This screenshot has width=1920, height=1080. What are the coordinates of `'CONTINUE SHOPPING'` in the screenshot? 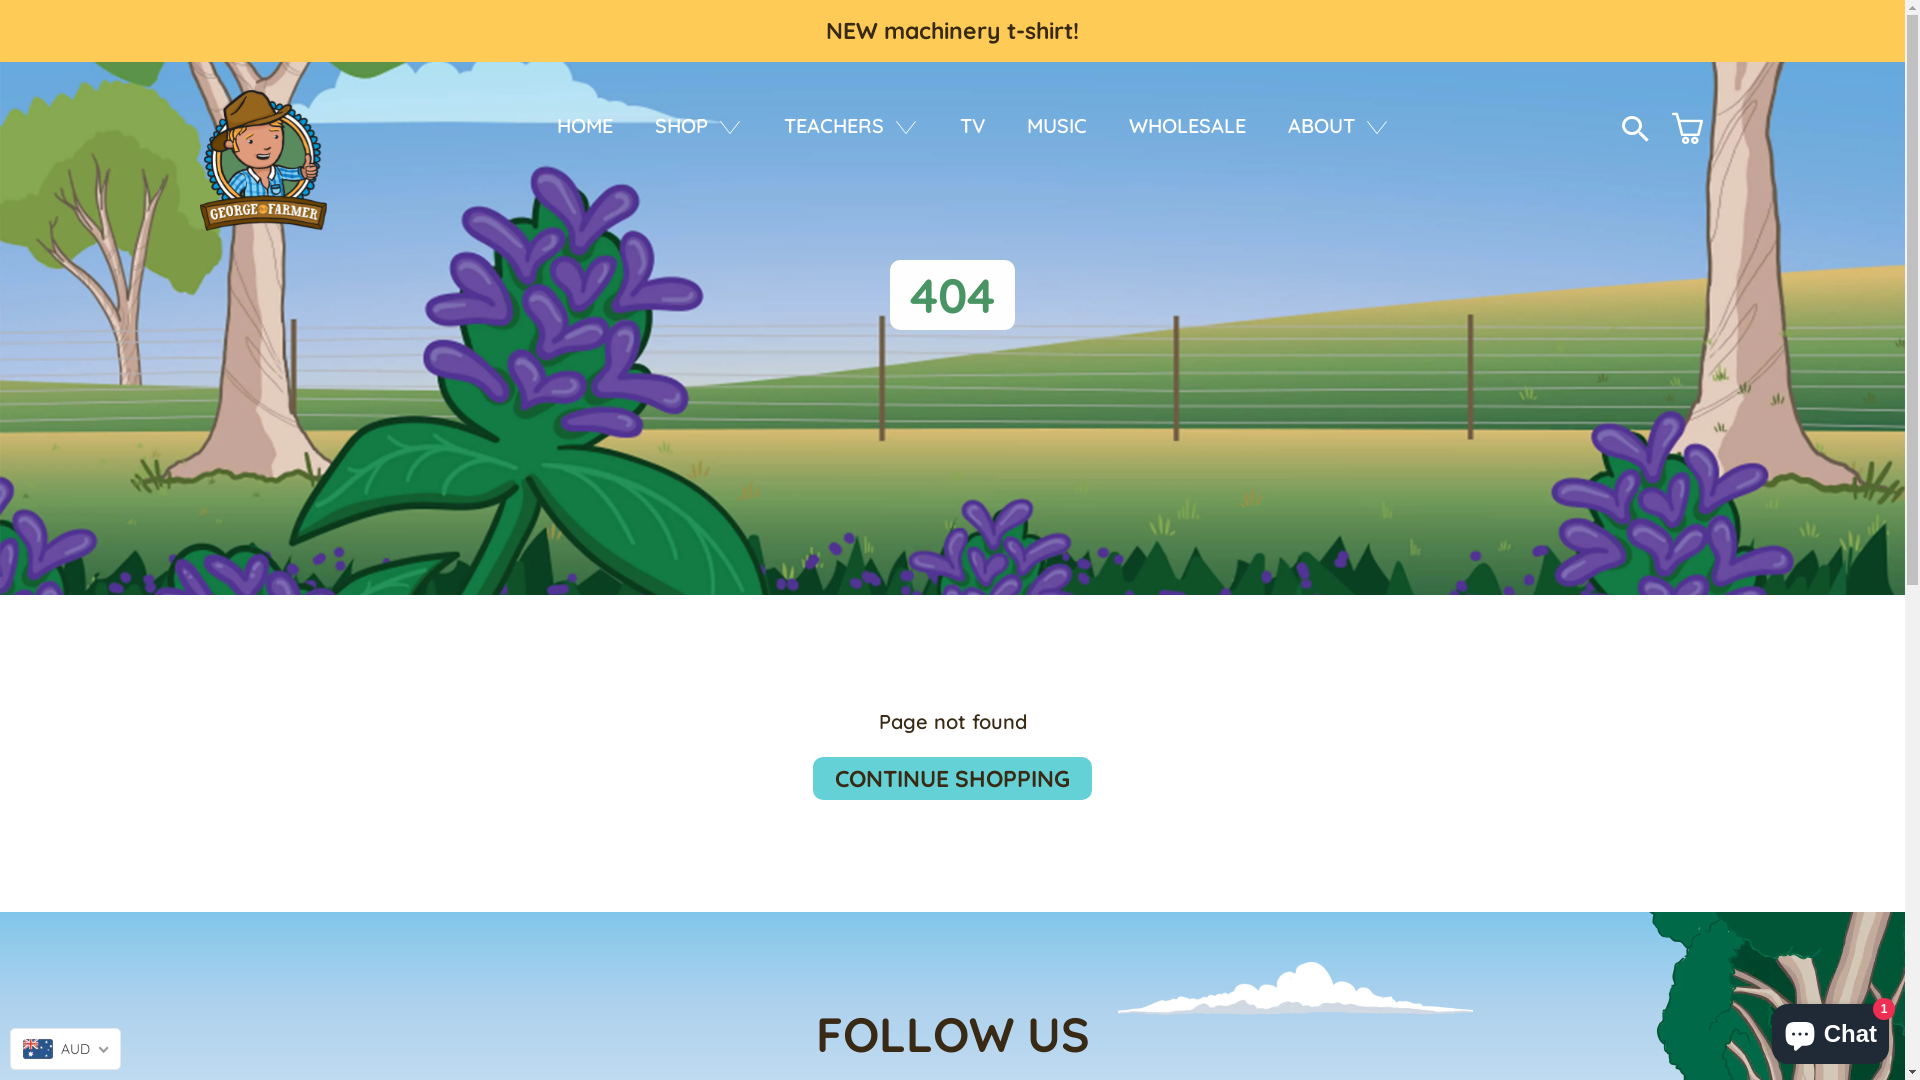 It's located at (951, 777).